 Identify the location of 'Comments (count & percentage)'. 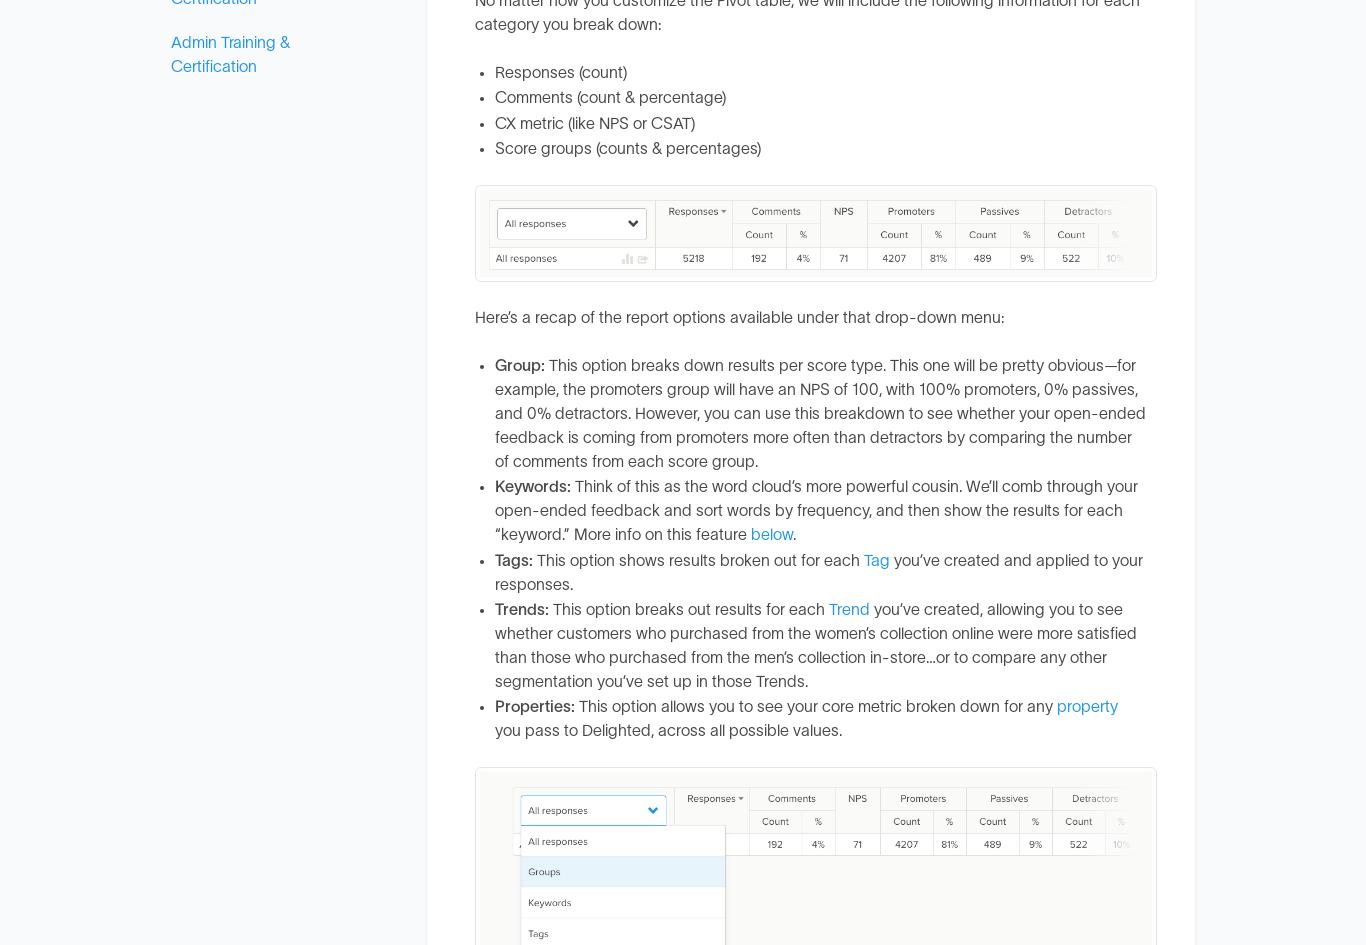
(609, 96).